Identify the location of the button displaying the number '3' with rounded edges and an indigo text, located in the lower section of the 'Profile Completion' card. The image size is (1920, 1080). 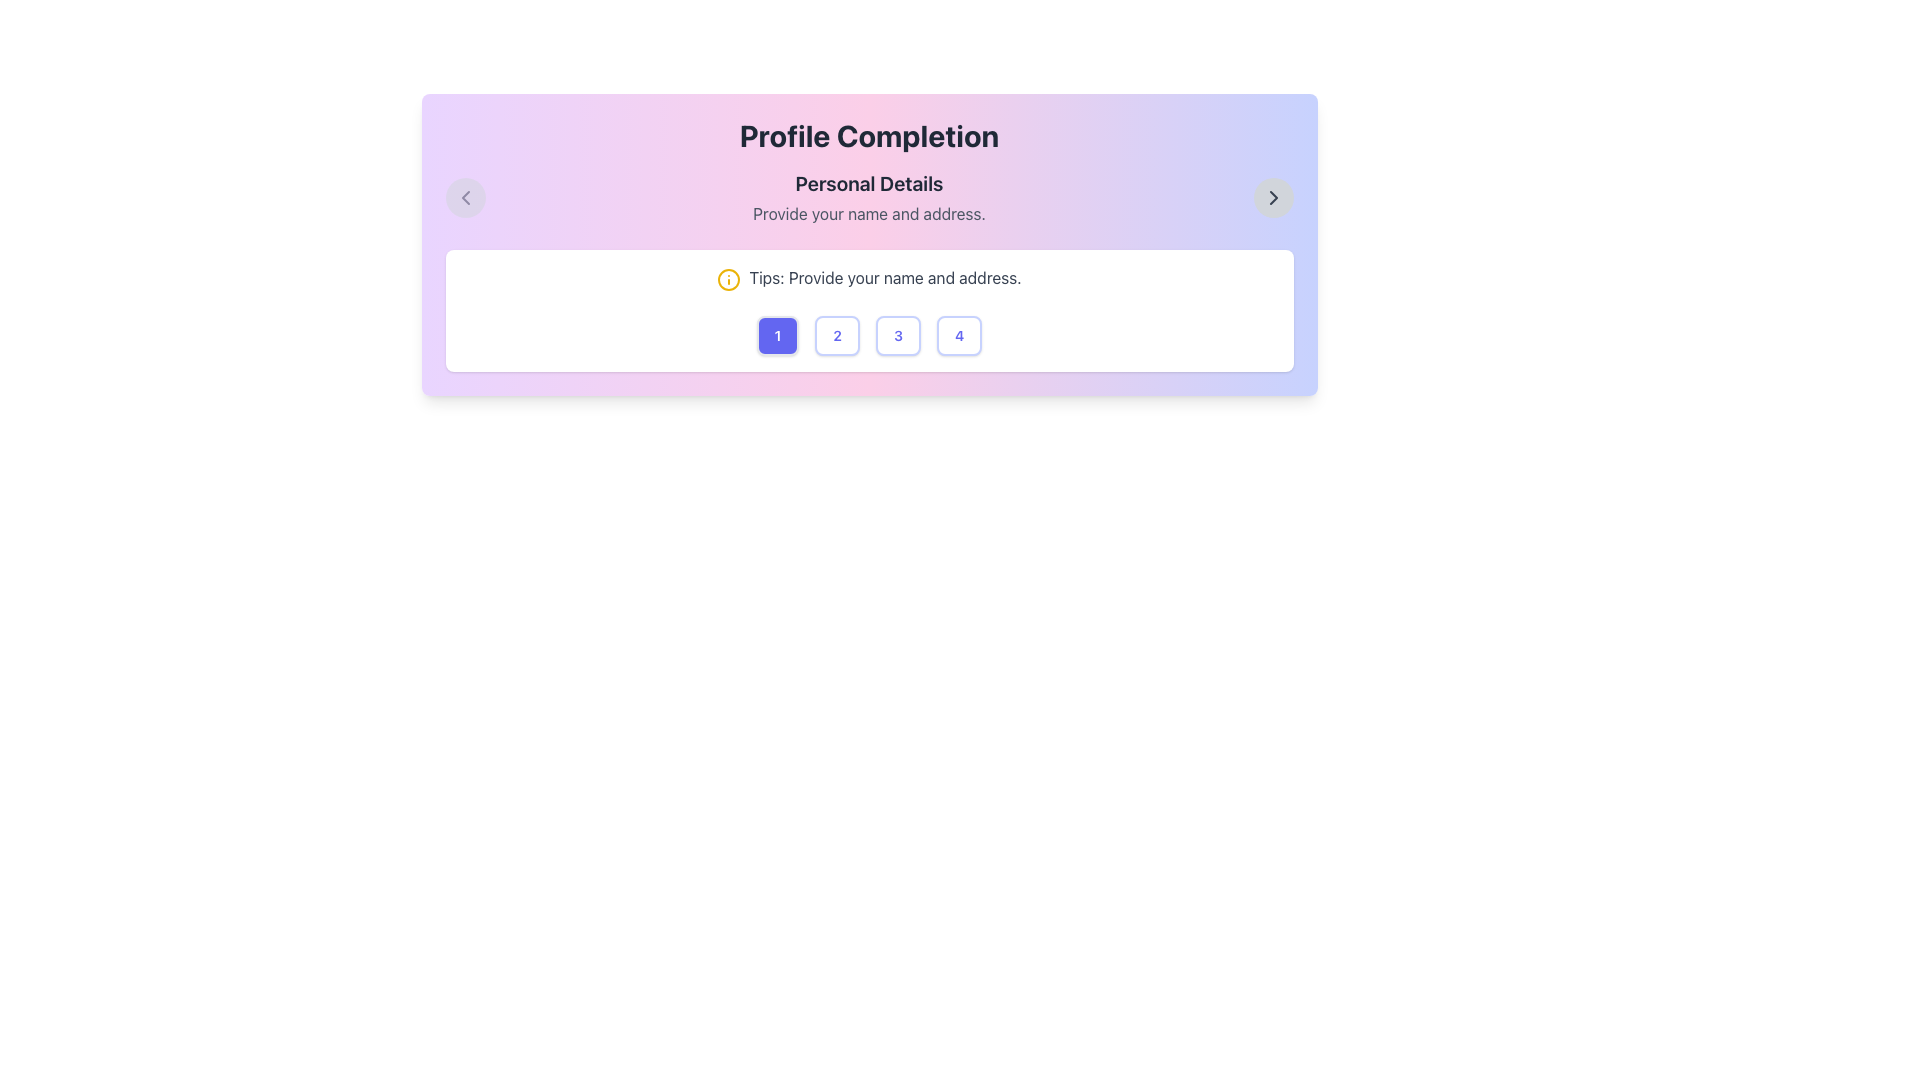
(897, 334).